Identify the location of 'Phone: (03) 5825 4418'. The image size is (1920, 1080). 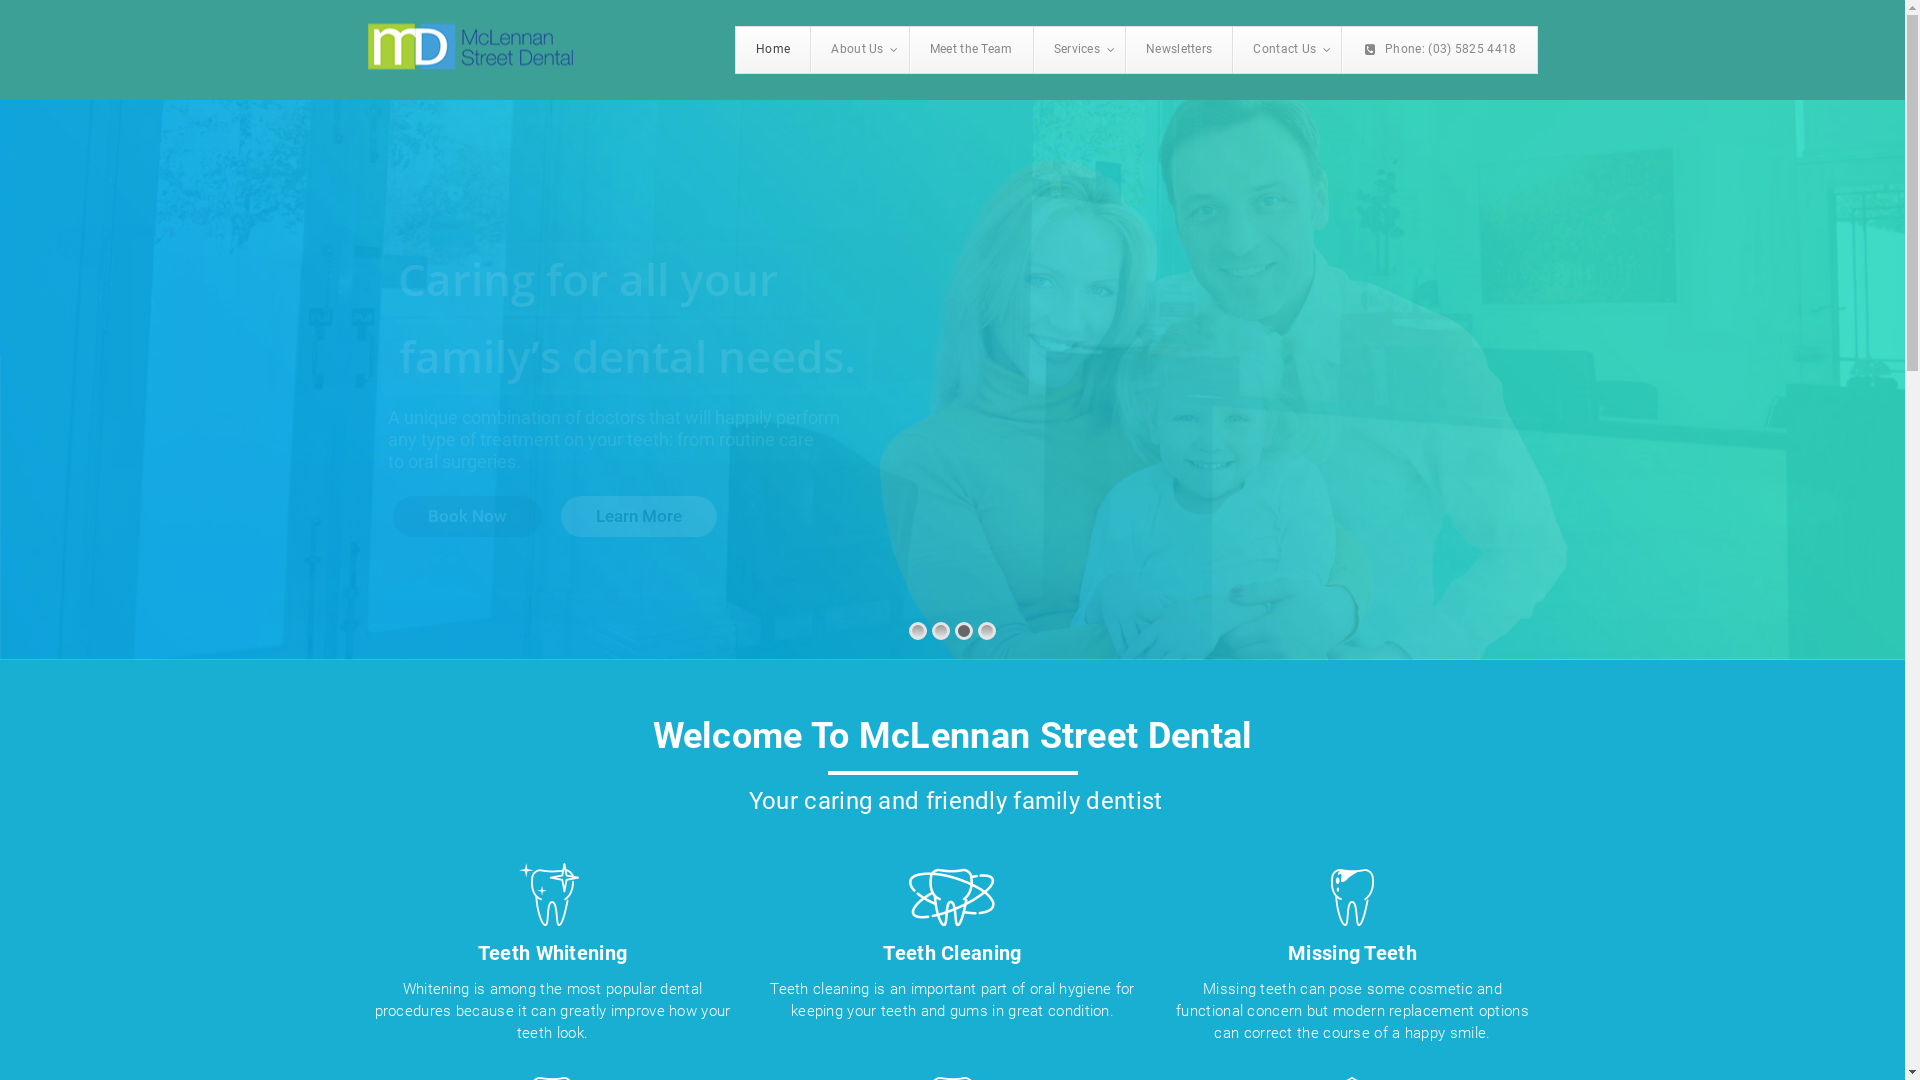
(1340, 49).